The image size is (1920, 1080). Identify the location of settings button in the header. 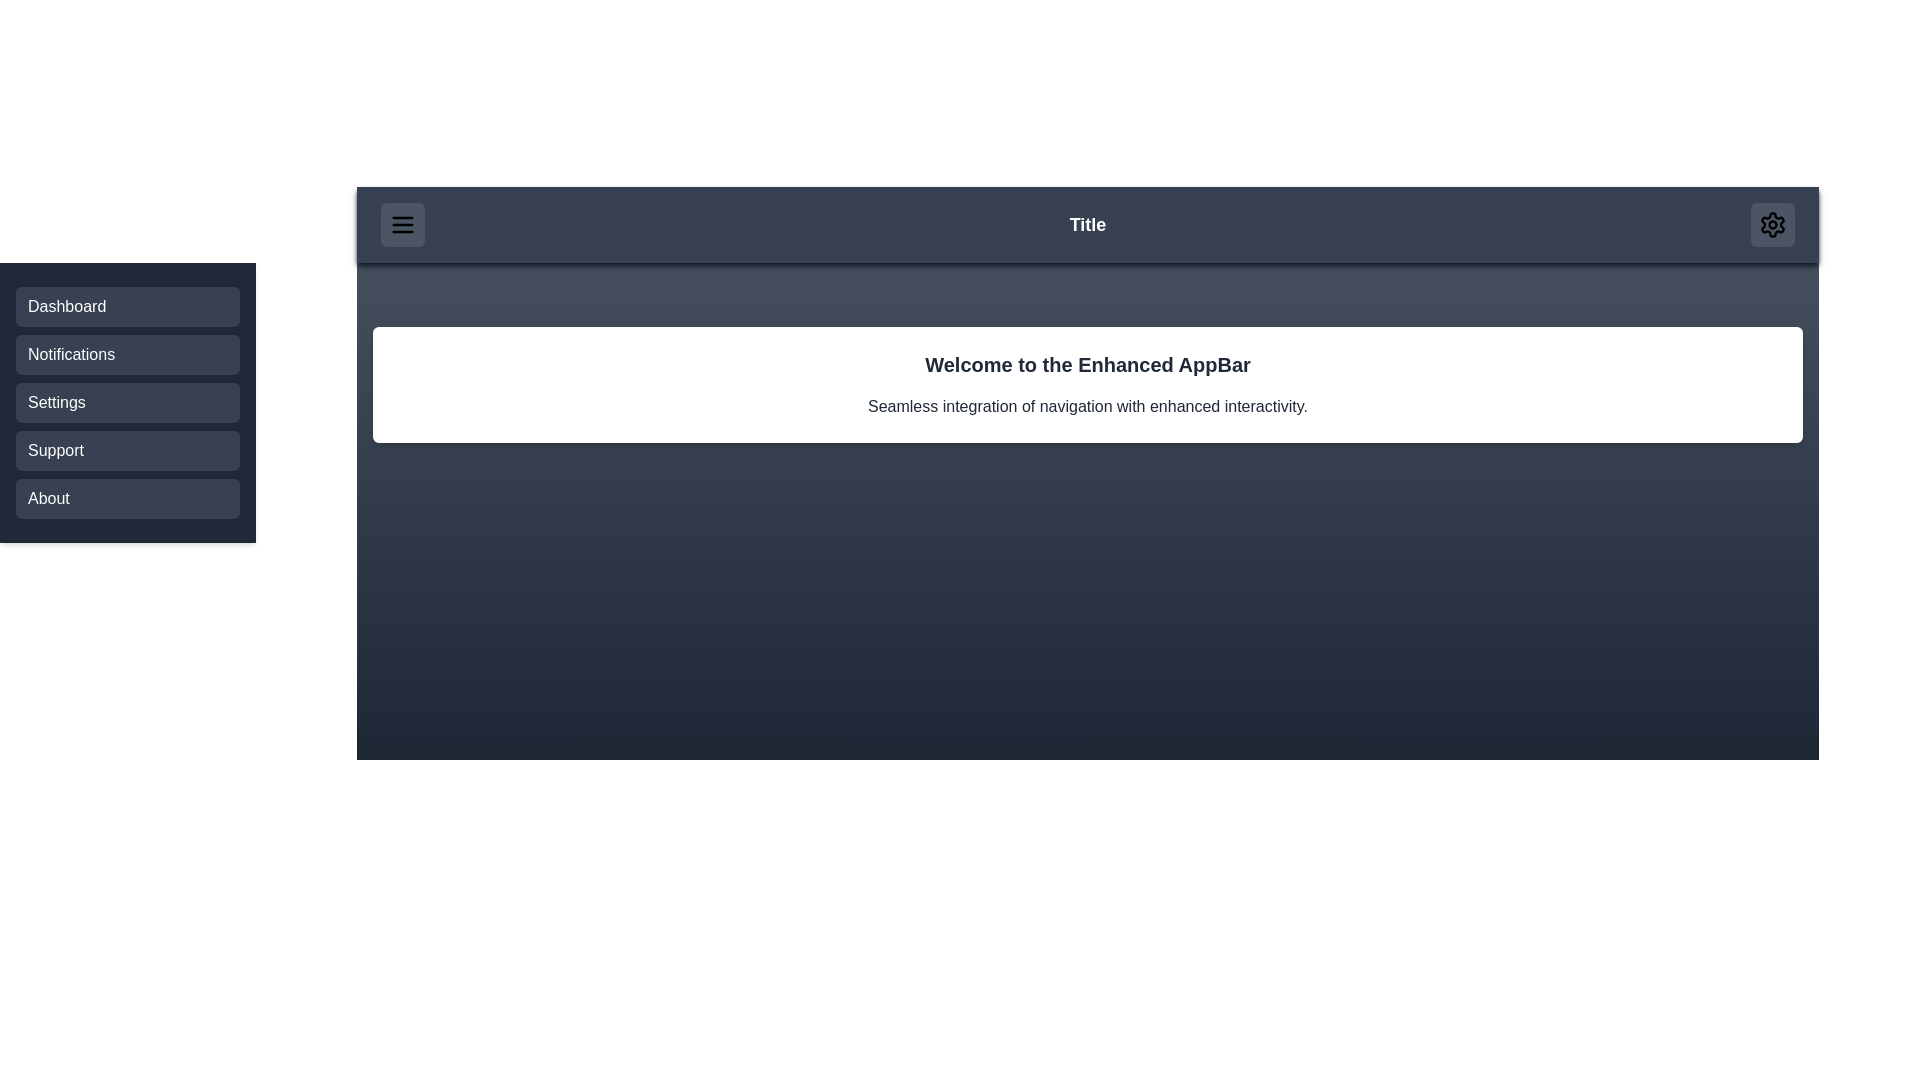
(1772, 224).